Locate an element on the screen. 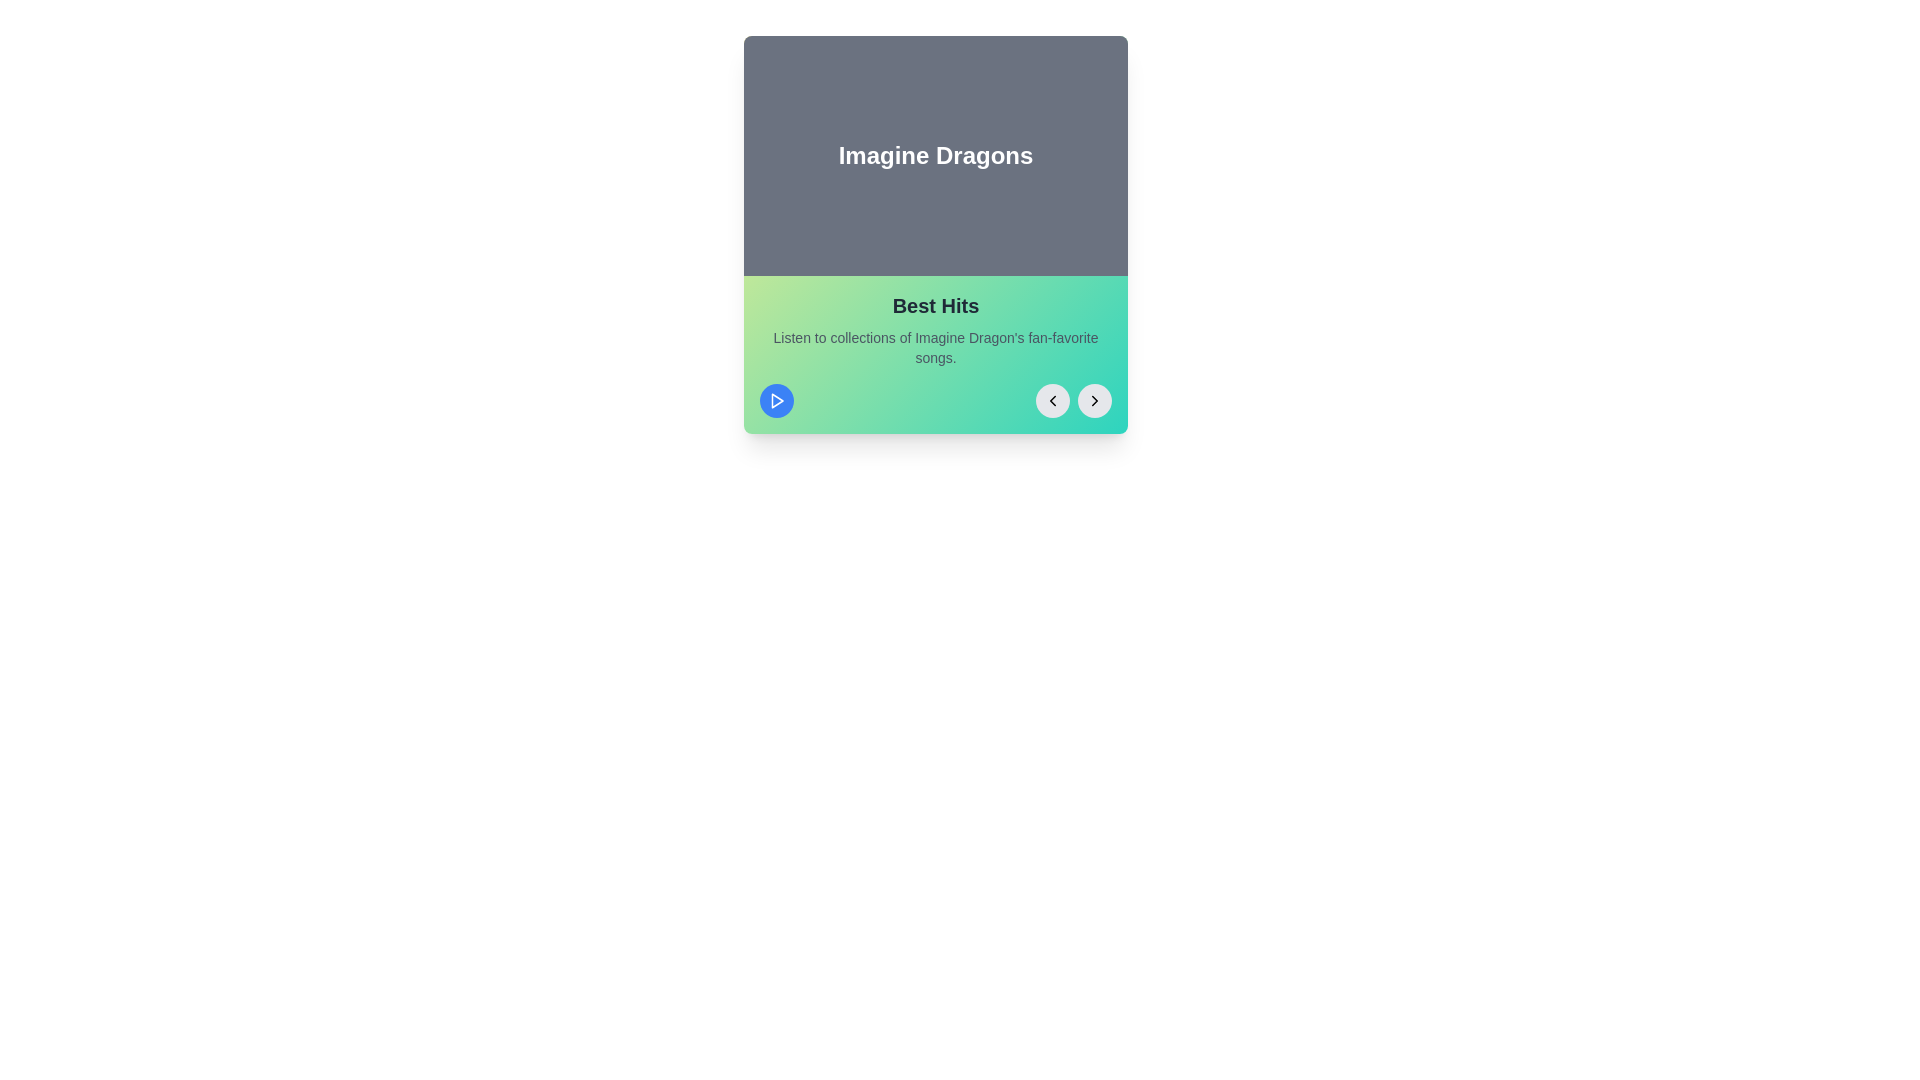 The height and width of the screenshot is (1080, 1920). the Header Content displaying 'Imagine Dragons' in bold white font on a gray background, located at the top of the card layout is located at coordinates (935, 154).